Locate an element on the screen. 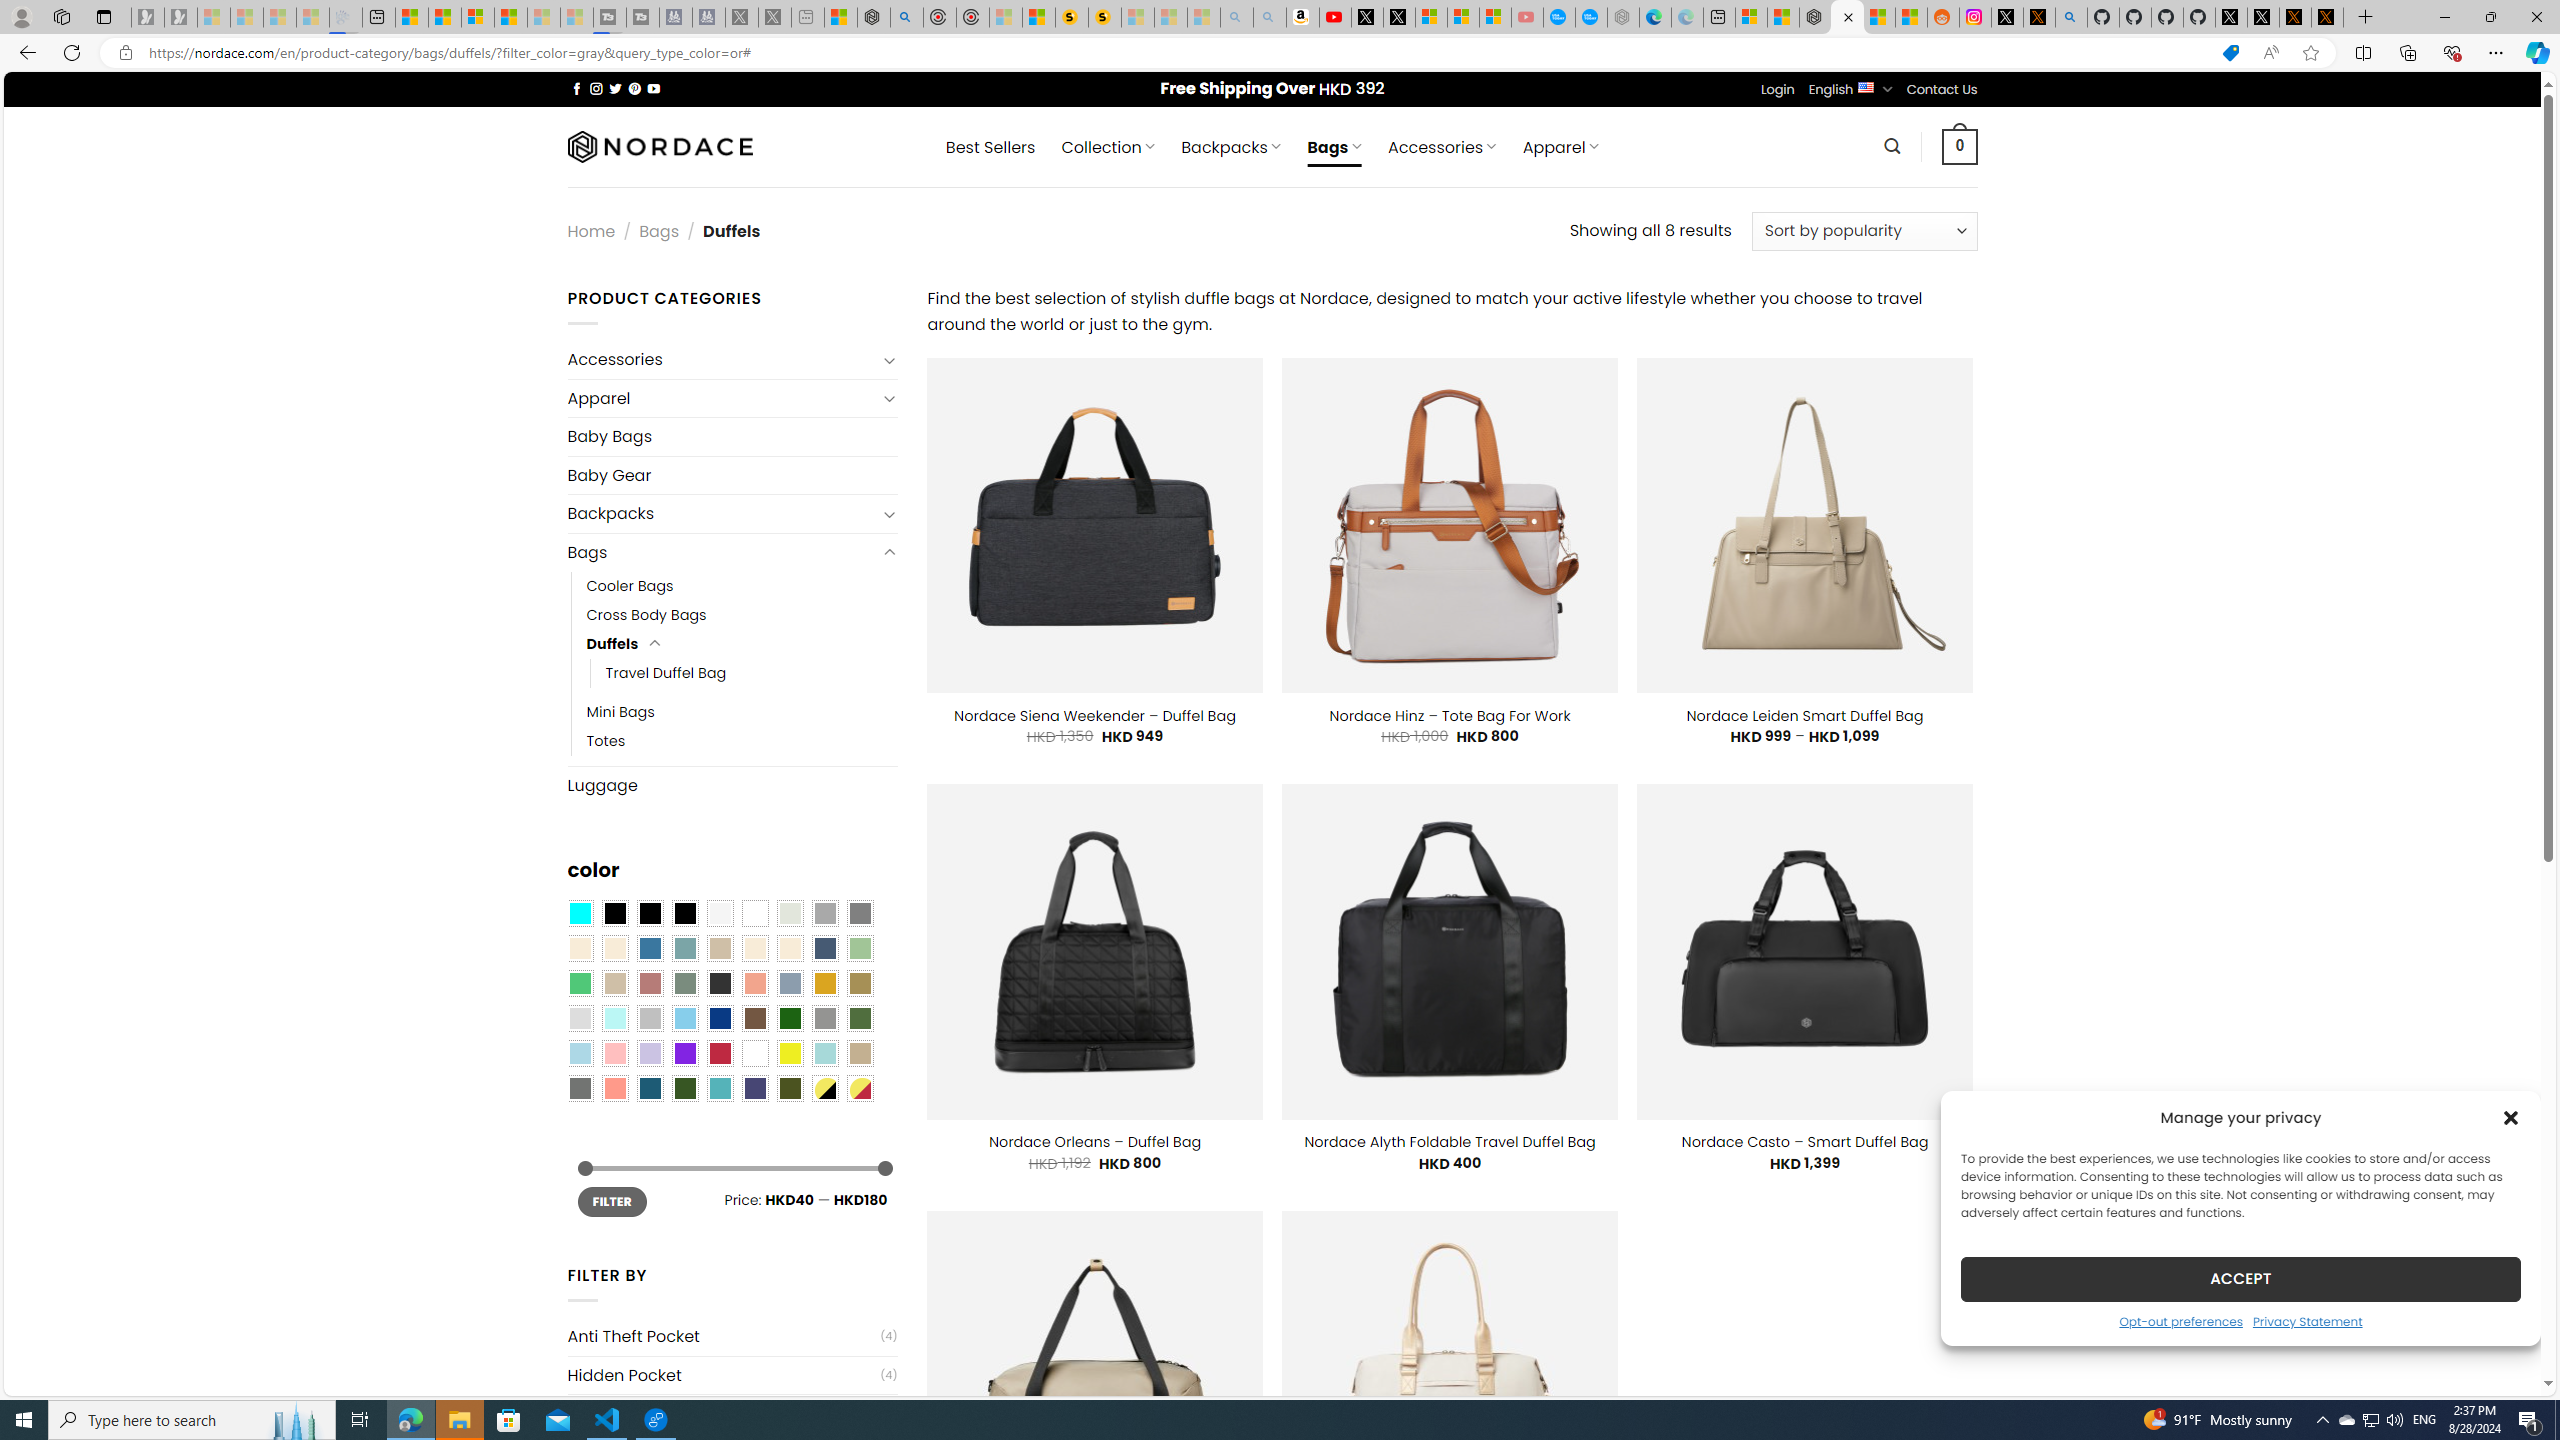 This screenshot has height=1440, width=2560. 'Hidden Pocket(4)' is located at coordinates (731, 1374).